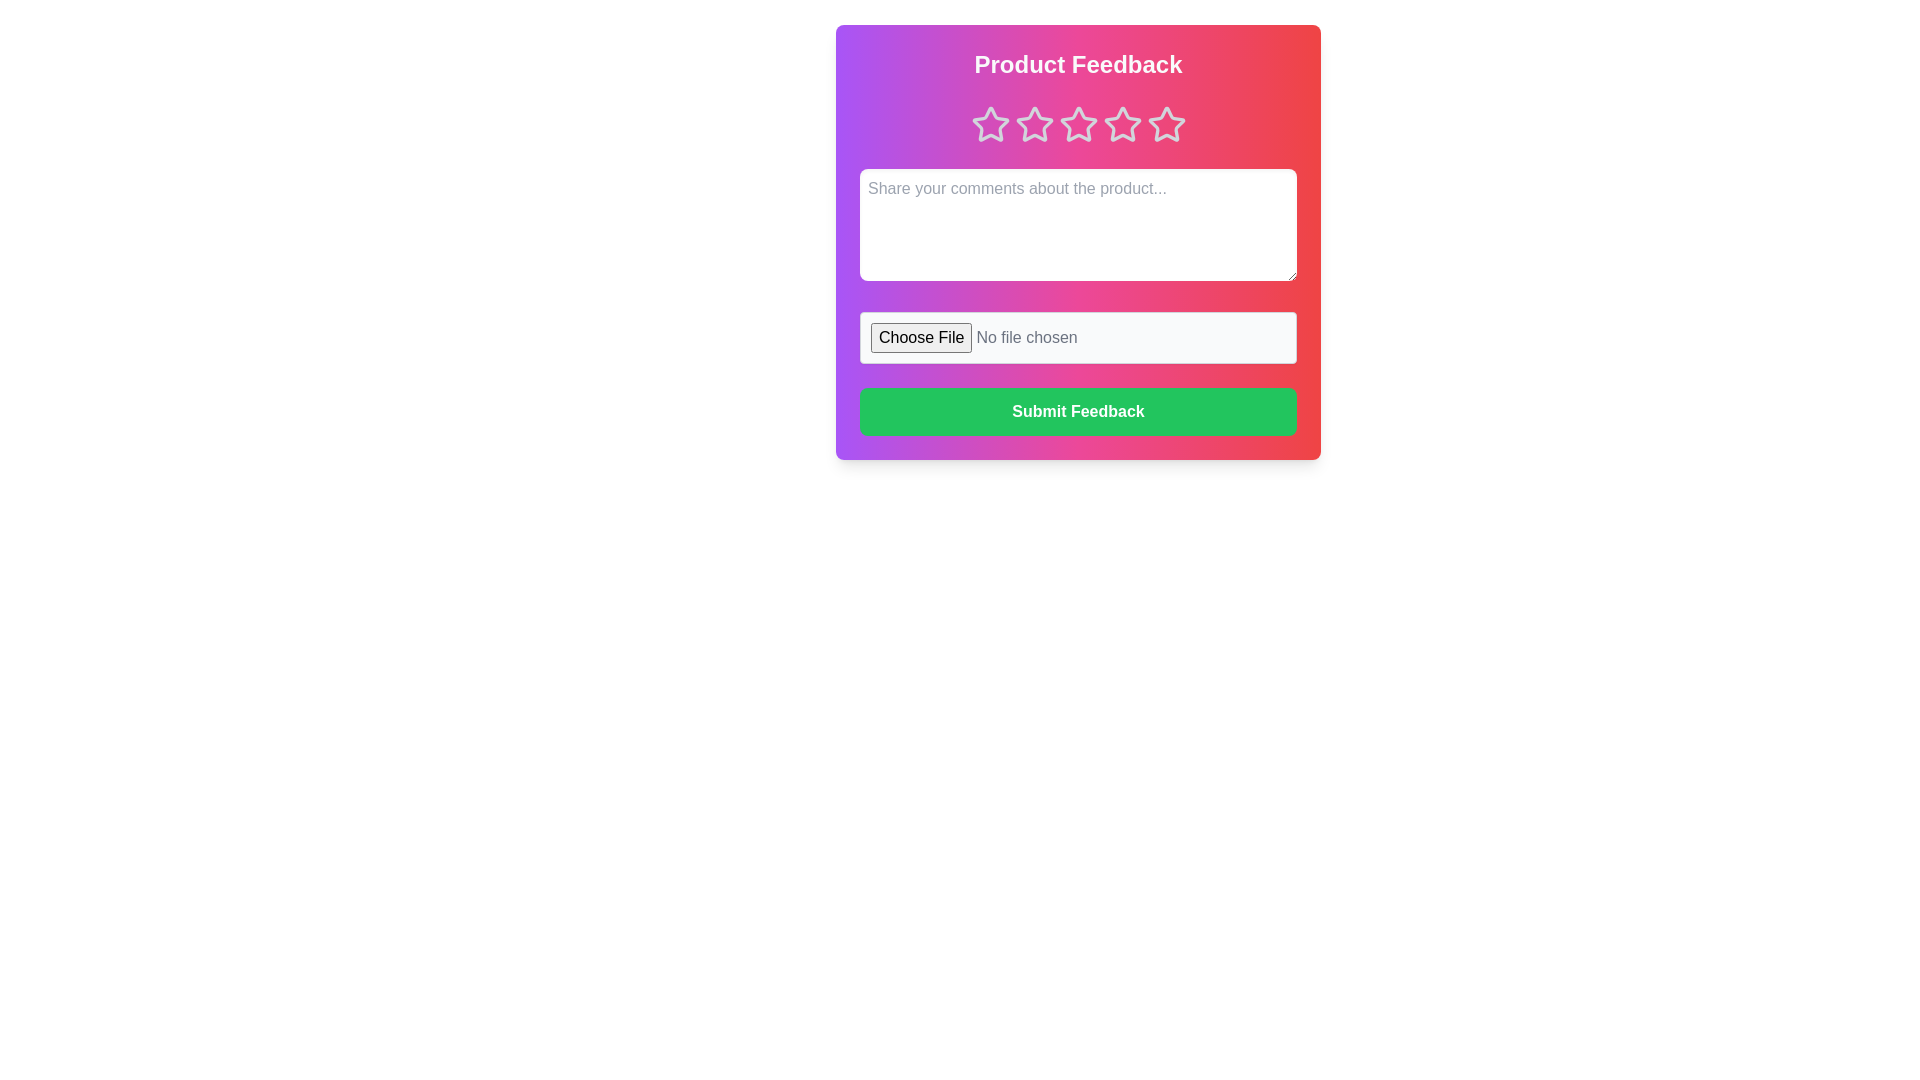 The width and height of the screenshot is (1920, 1080). I want to click on the 'Choose File' button in the file input field, so click(1077, 337).